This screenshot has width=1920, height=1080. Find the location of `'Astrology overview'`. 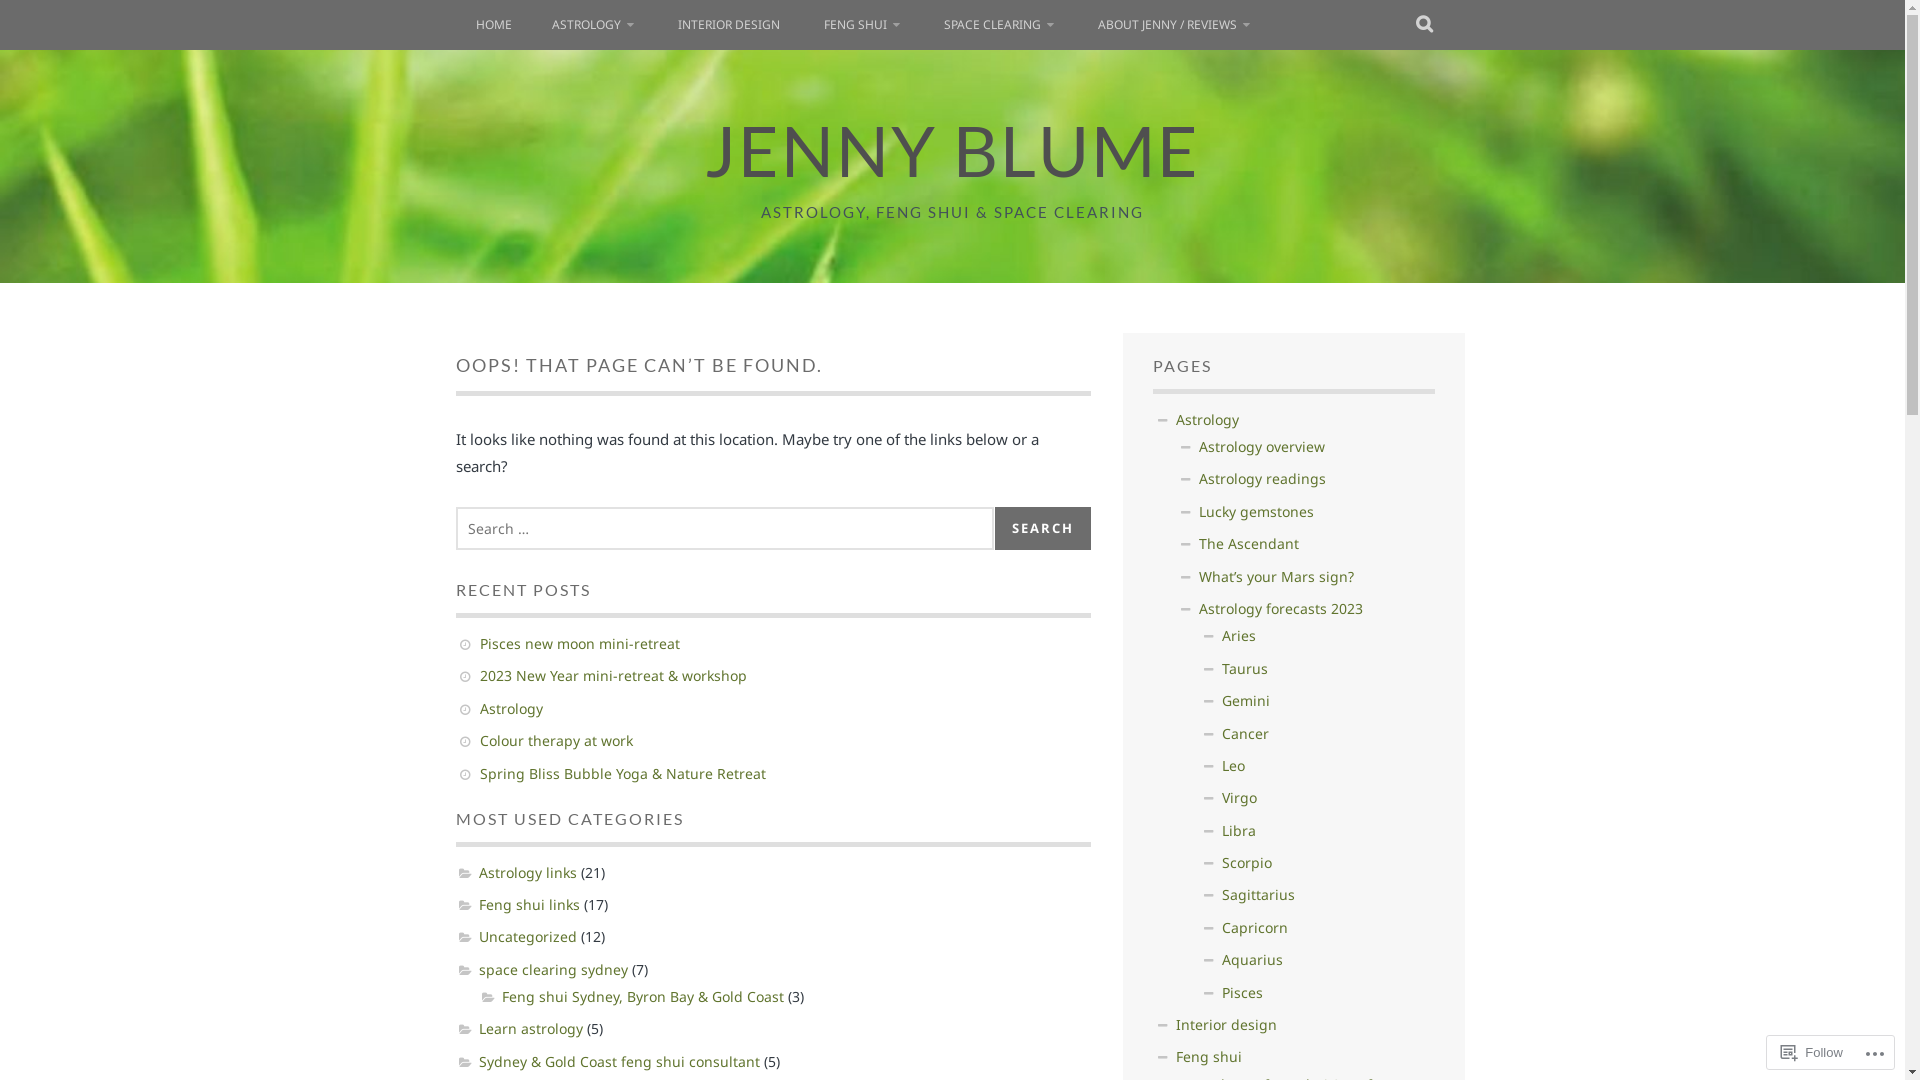

'Astrology overview' is located at coordinates (1261, 445).